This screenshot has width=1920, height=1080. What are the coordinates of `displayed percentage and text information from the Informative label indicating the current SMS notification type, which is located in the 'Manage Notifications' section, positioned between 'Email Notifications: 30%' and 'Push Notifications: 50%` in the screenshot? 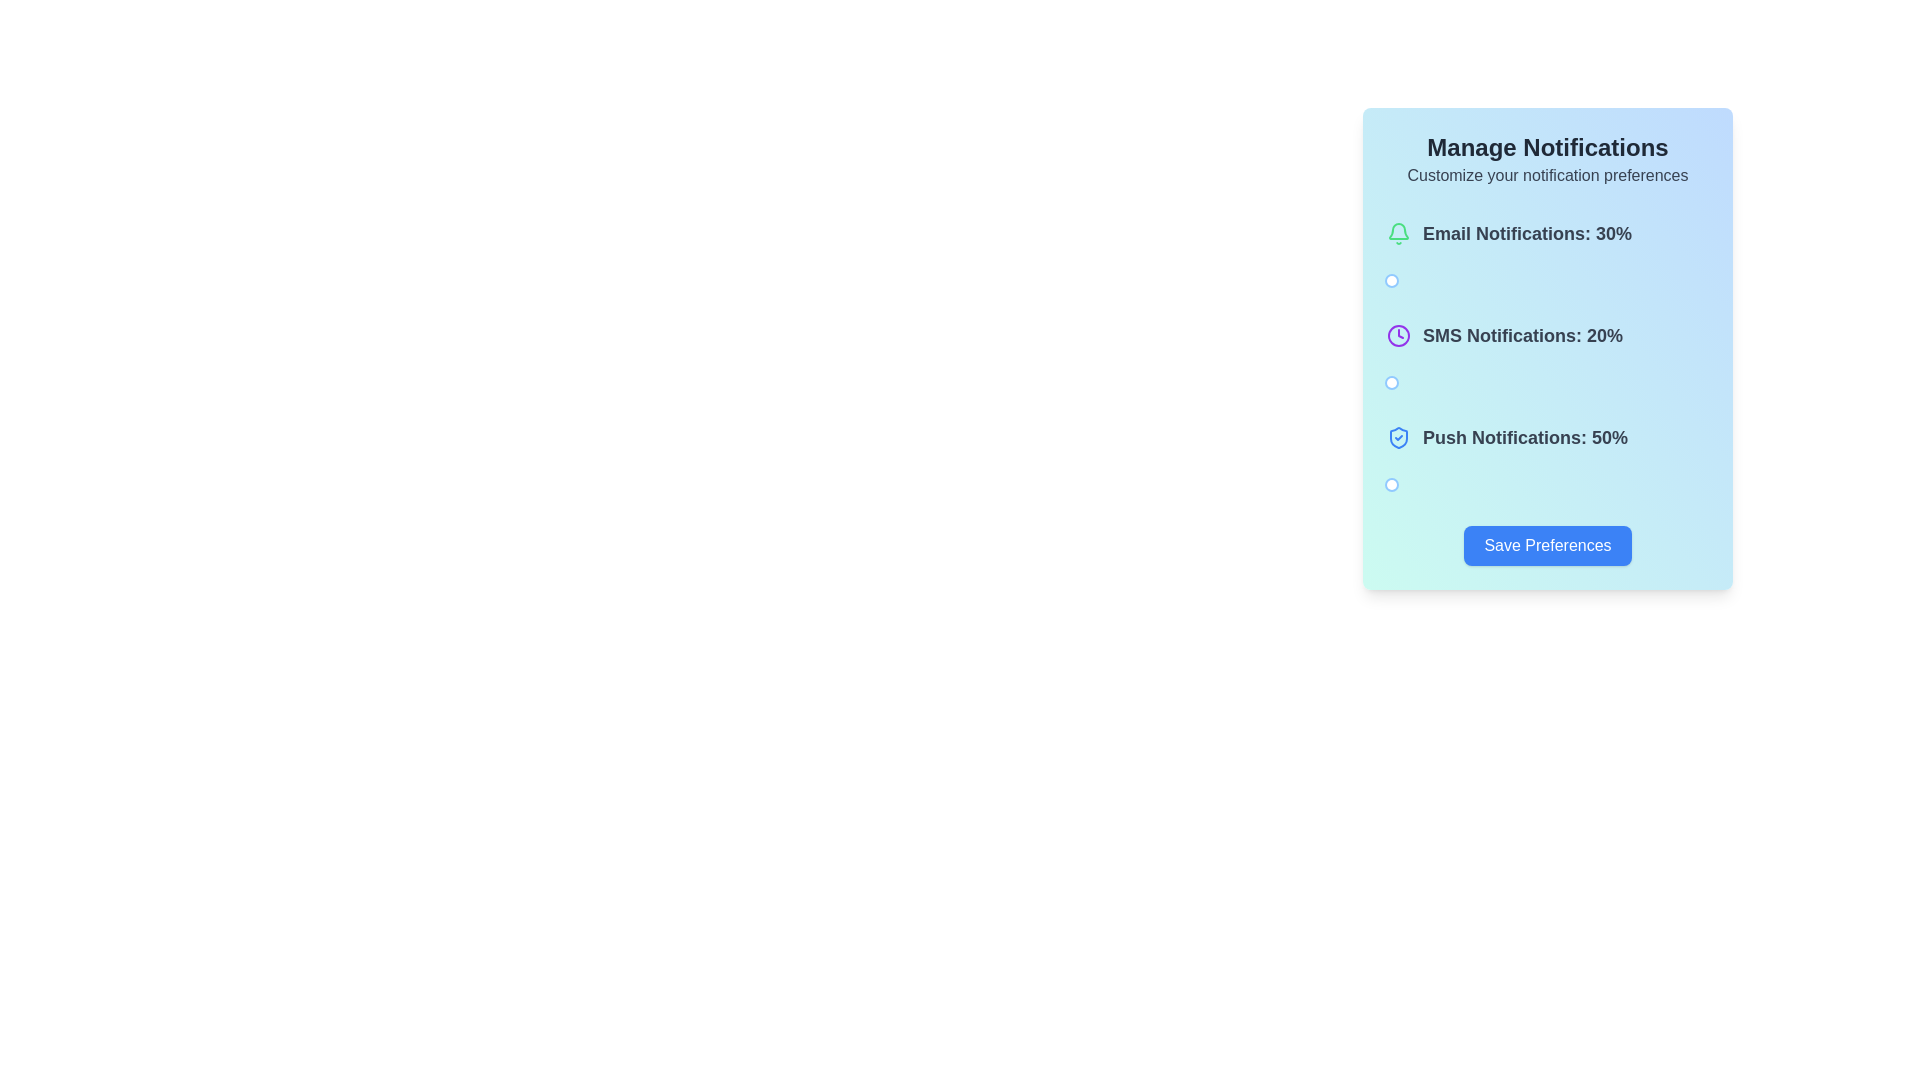 It's located at (1505, 334).